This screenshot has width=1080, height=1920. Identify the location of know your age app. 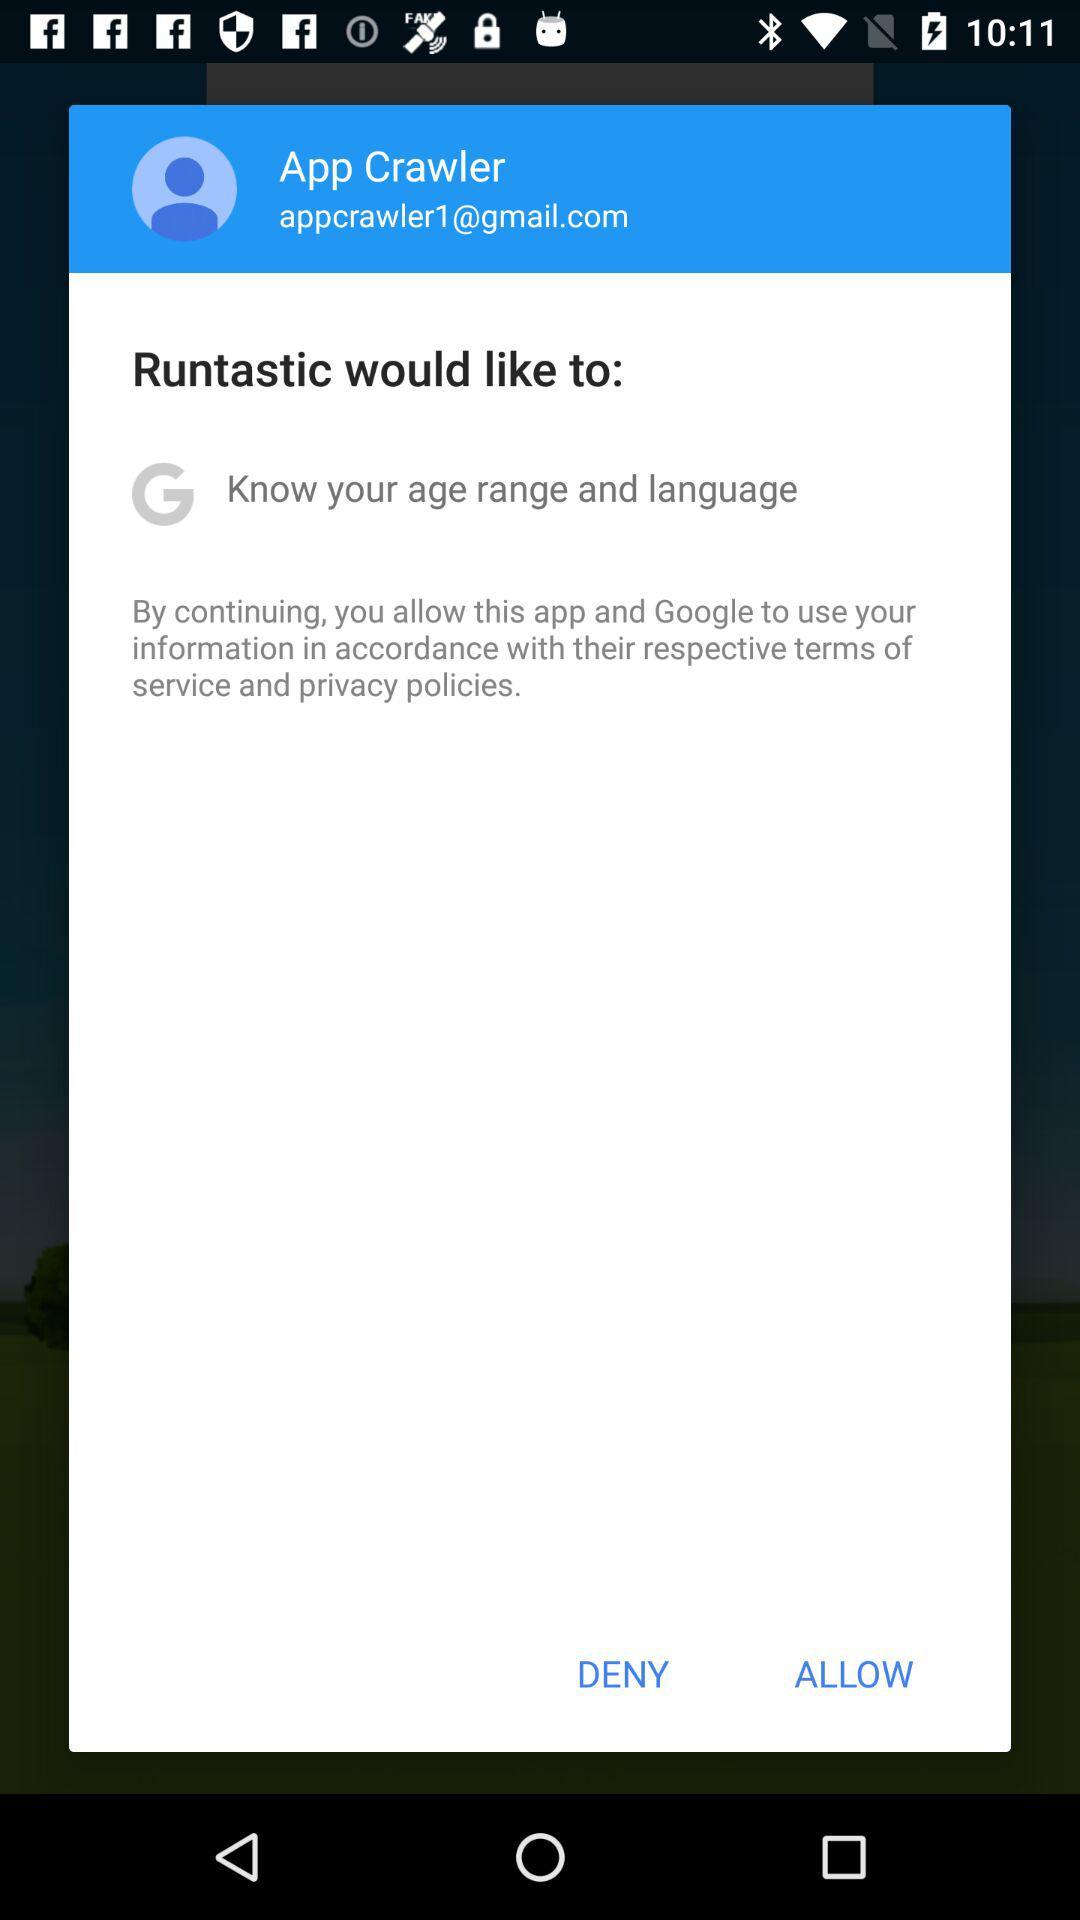
(511, 487).